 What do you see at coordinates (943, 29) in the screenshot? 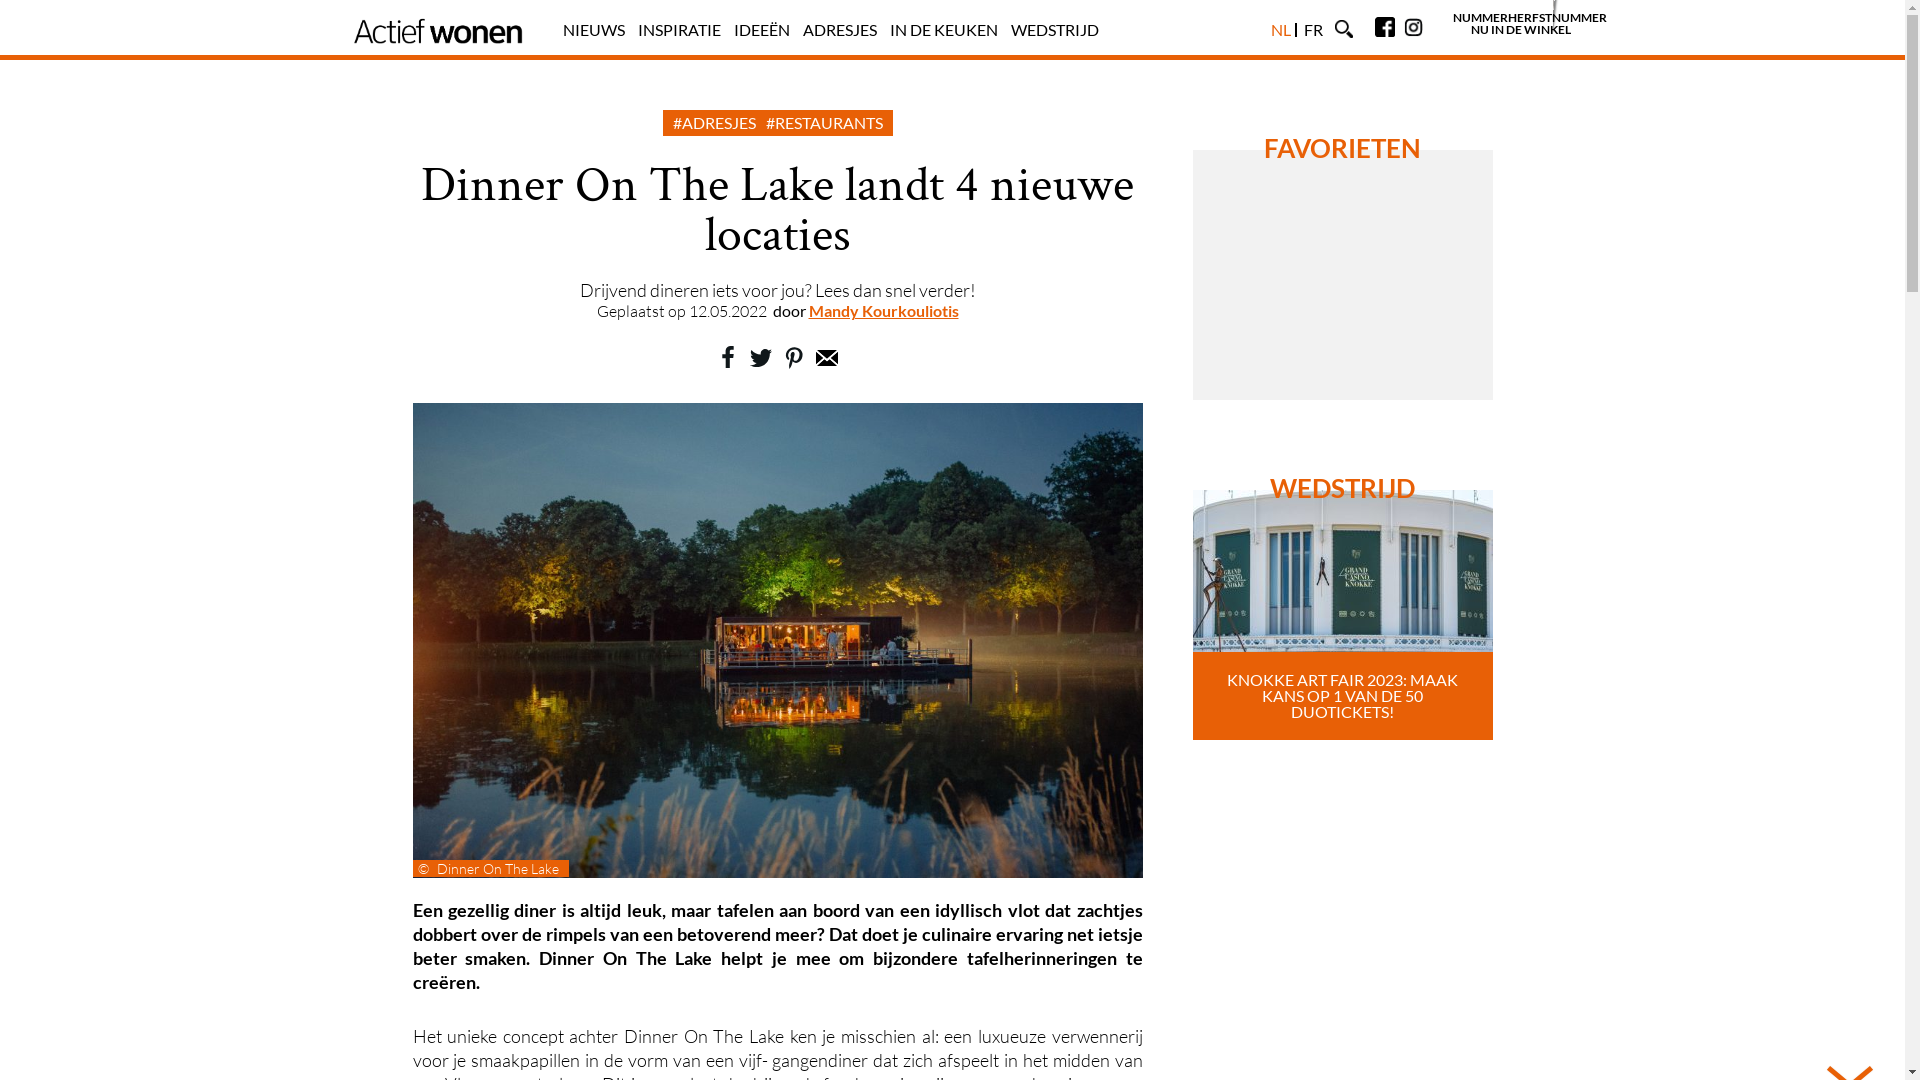
I see `'IN DE KEUKEN'` at bounding box center [943, 29].